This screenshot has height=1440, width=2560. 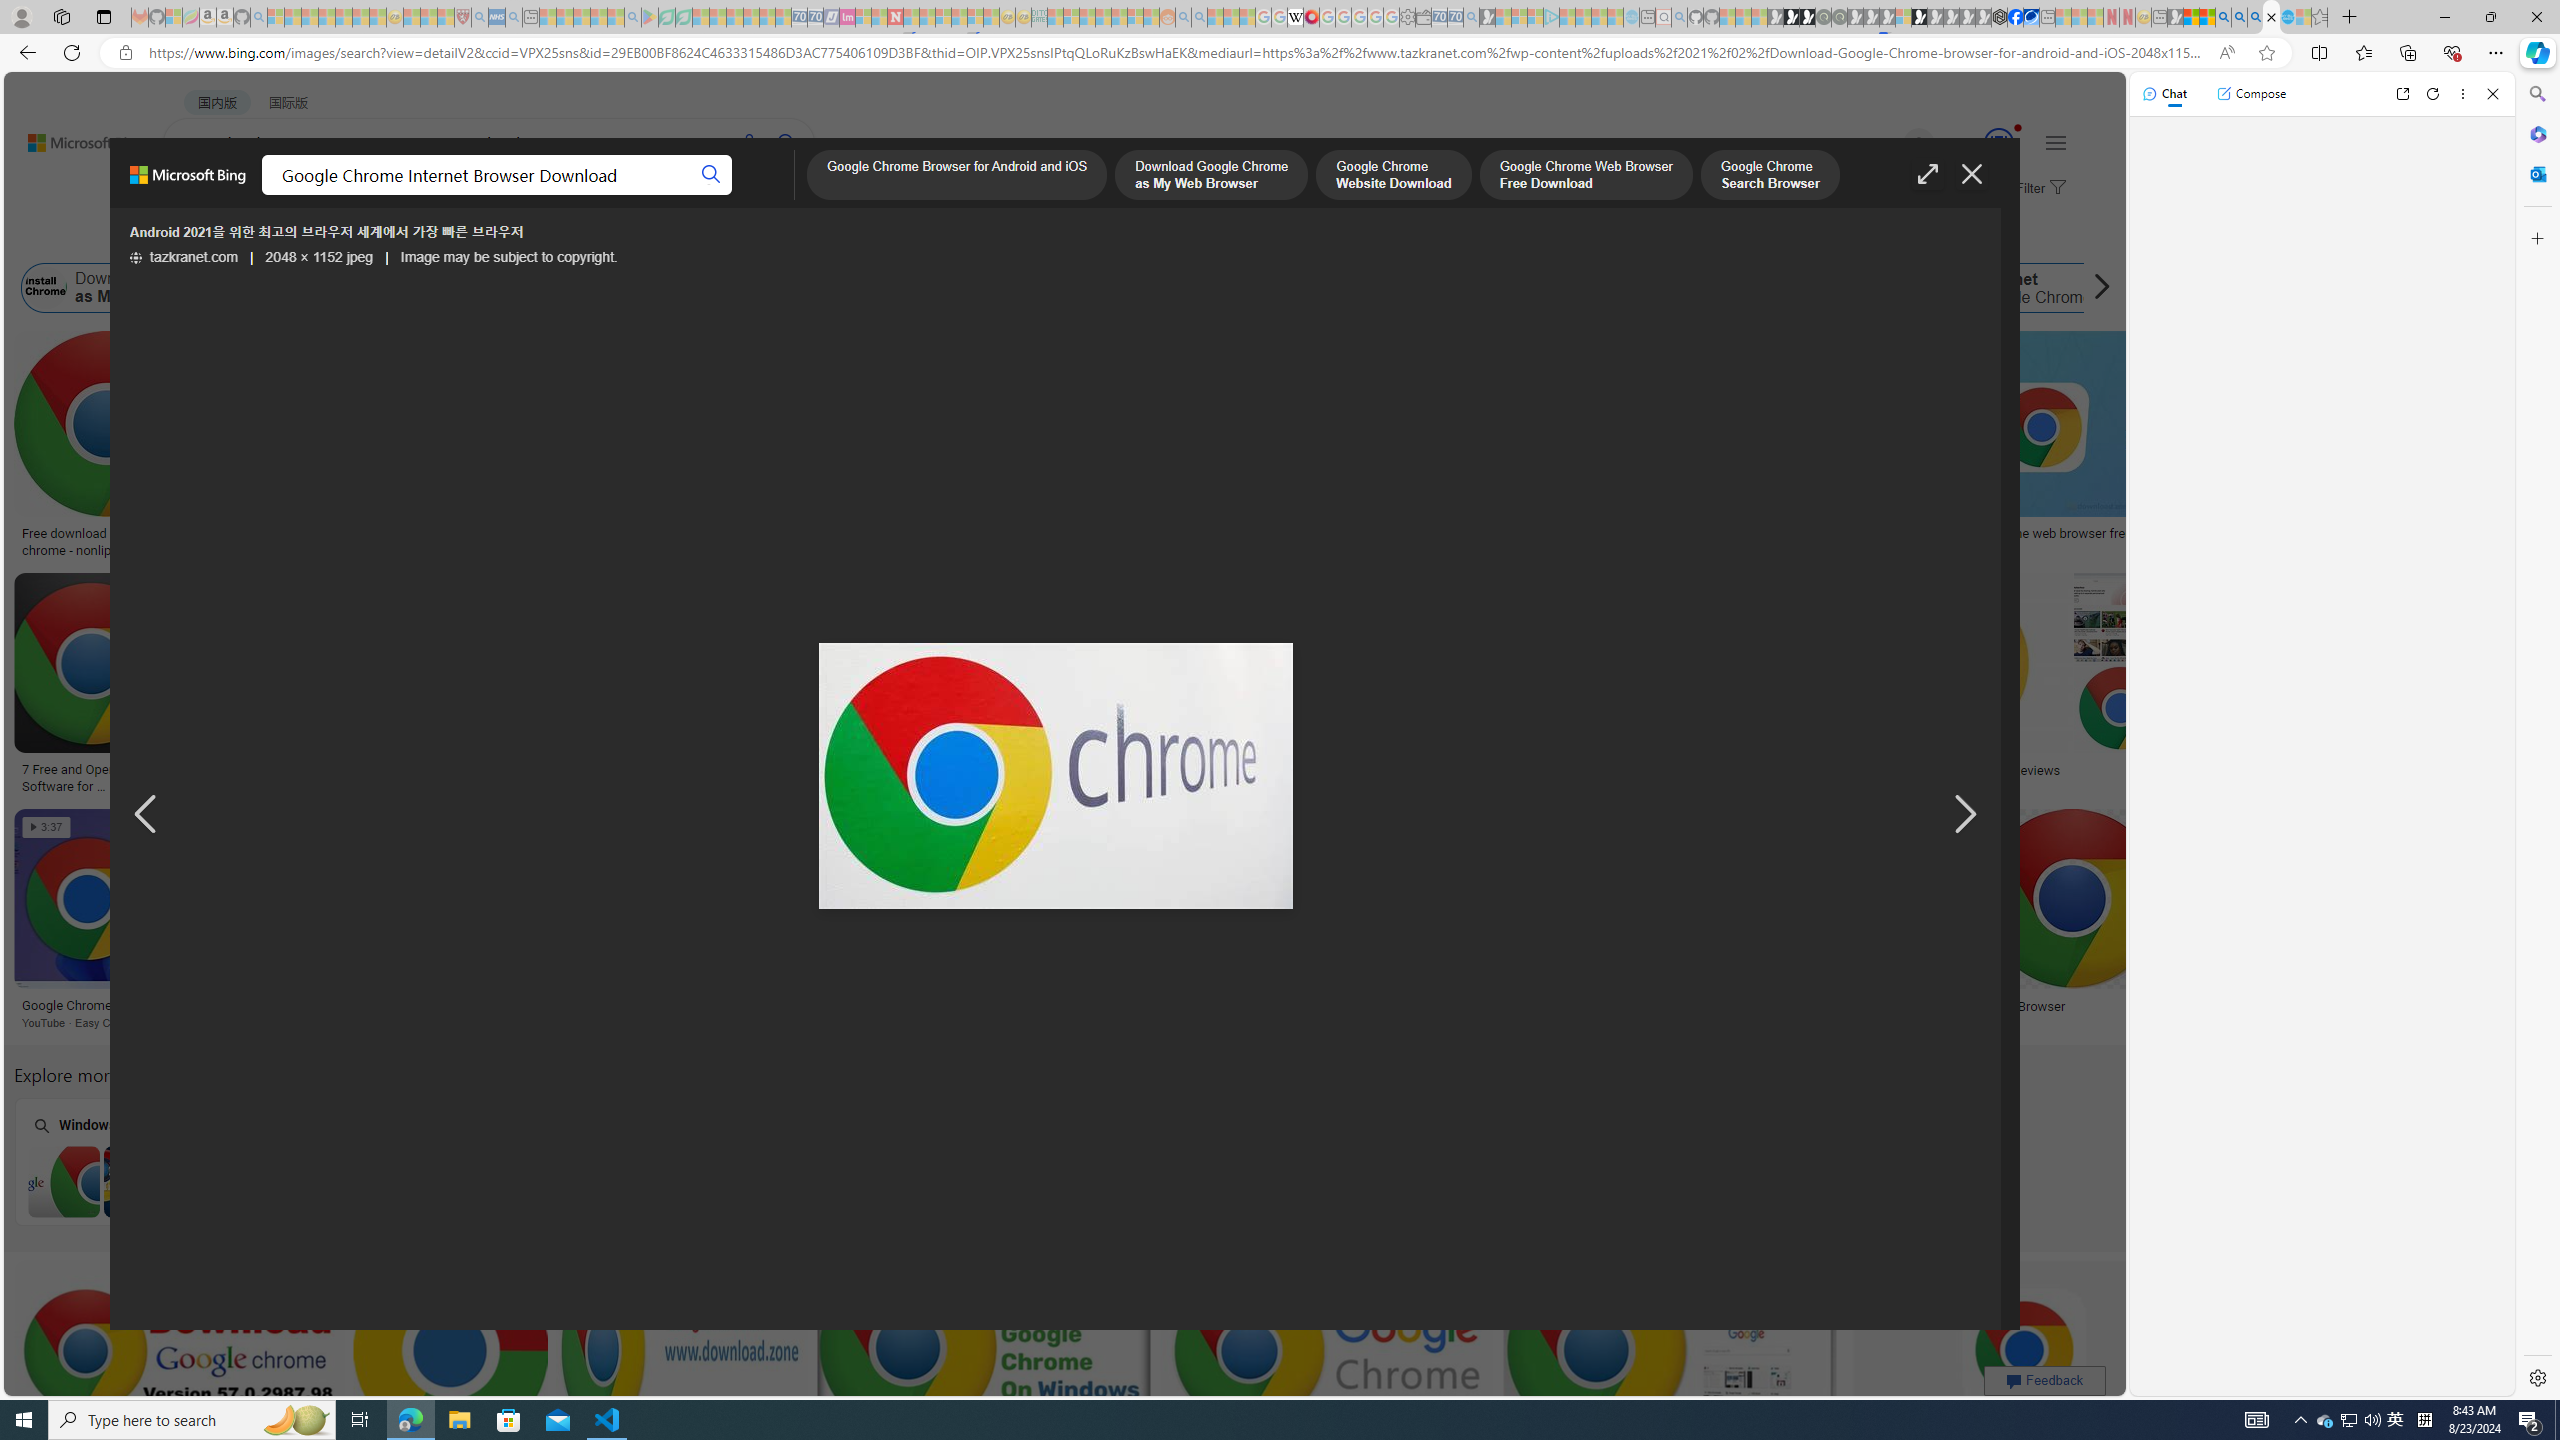 I want to click on 'Eugene', so click(x=1890, y=143).